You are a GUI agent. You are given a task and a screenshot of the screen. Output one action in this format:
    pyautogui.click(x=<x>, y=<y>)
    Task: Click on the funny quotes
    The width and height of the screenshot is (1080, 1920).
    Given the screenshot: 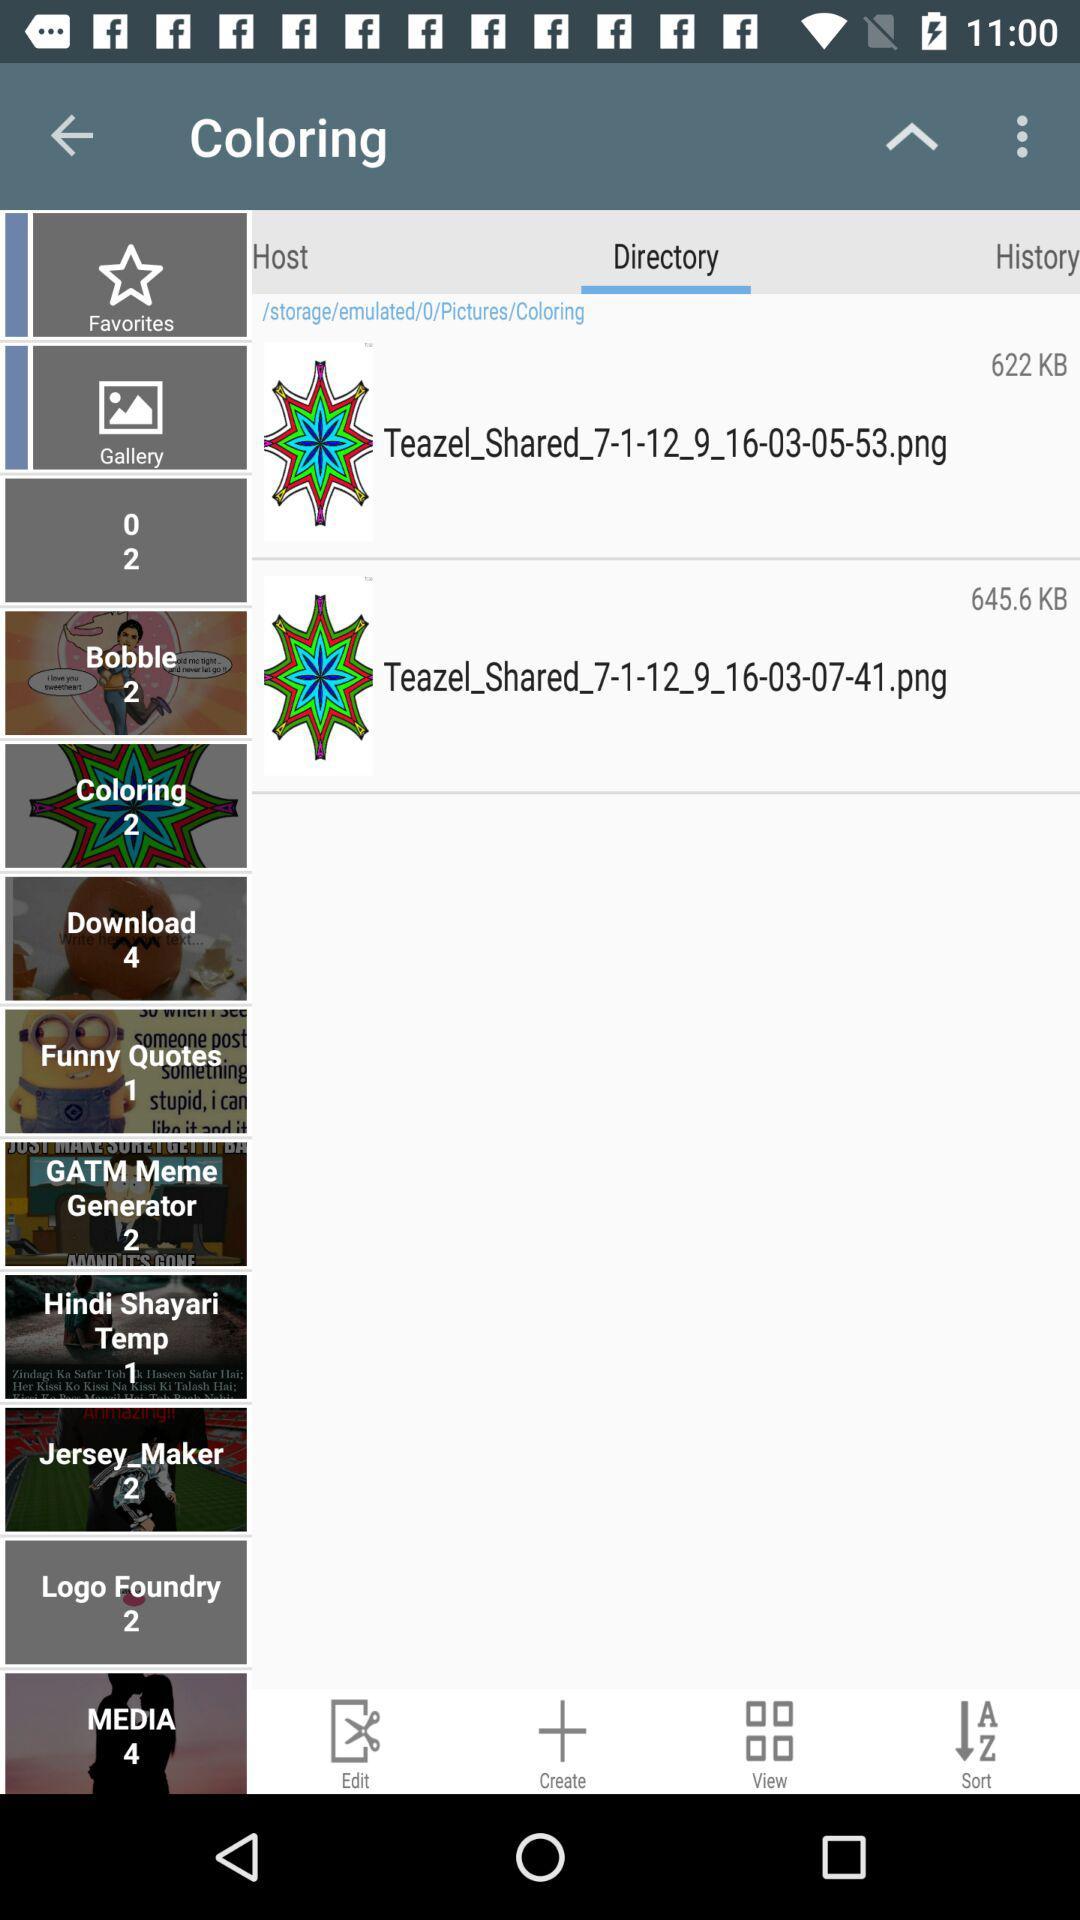 What is the action you would take?
    pyautogui.click(x=128, y=1070)
    